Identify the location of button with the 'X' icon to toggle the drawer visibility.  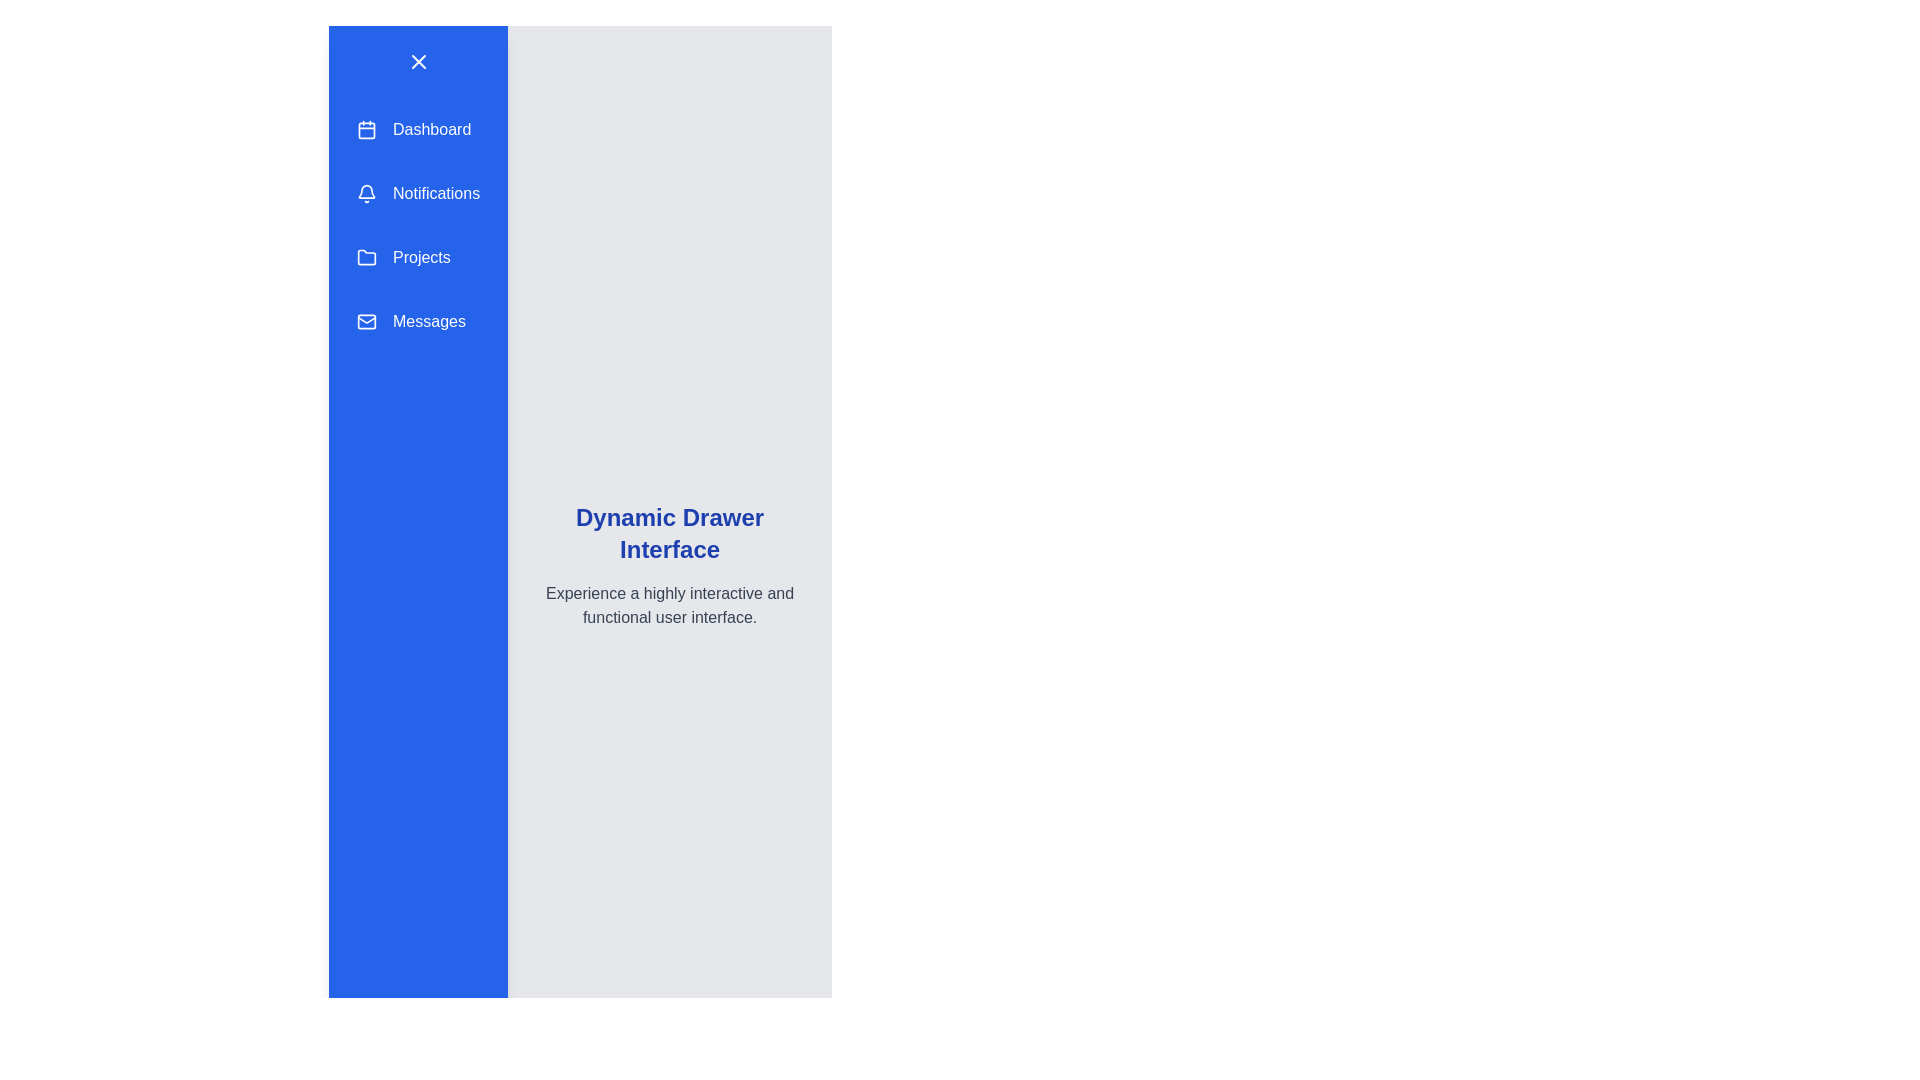
(416, 60).